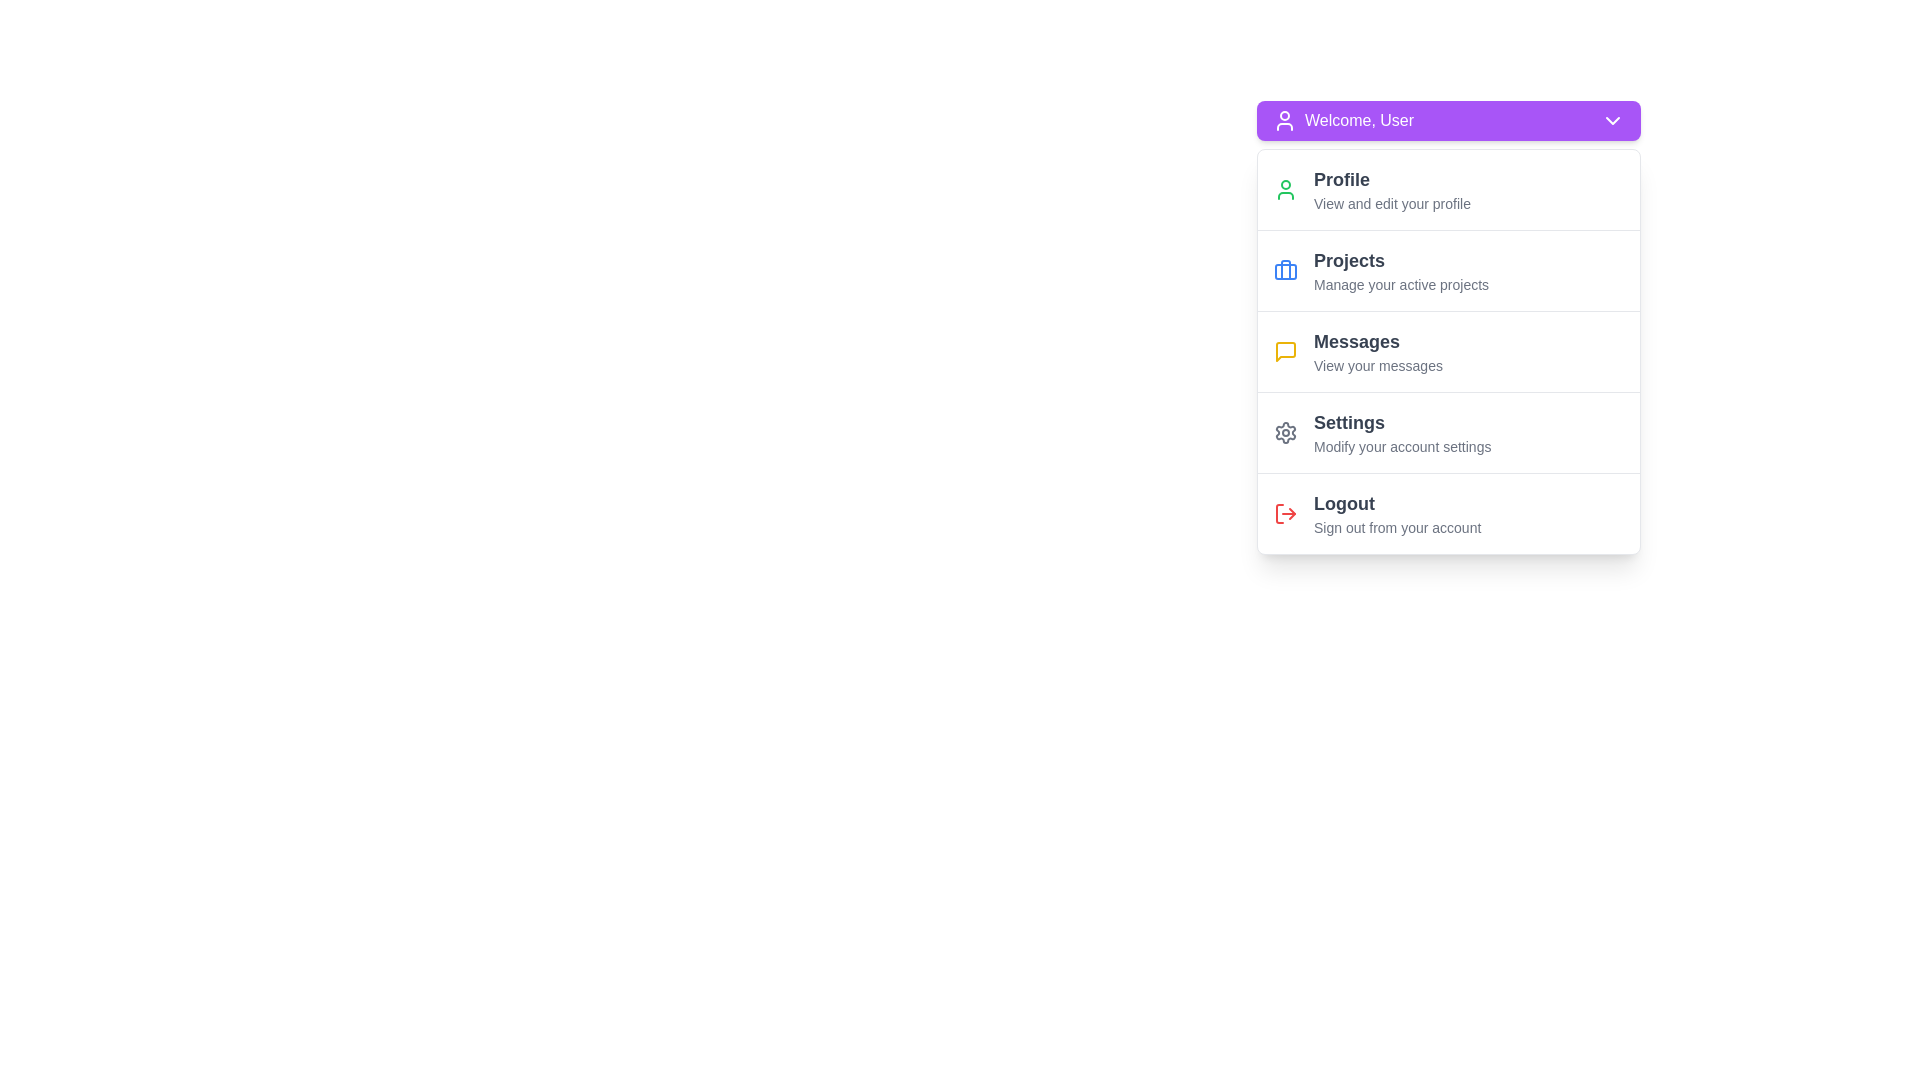  I want to click on the rounded rectangular shape of the SVG icon resembling a briefcase located within the 'Projects' dropdown menu, so click(1286, 272).